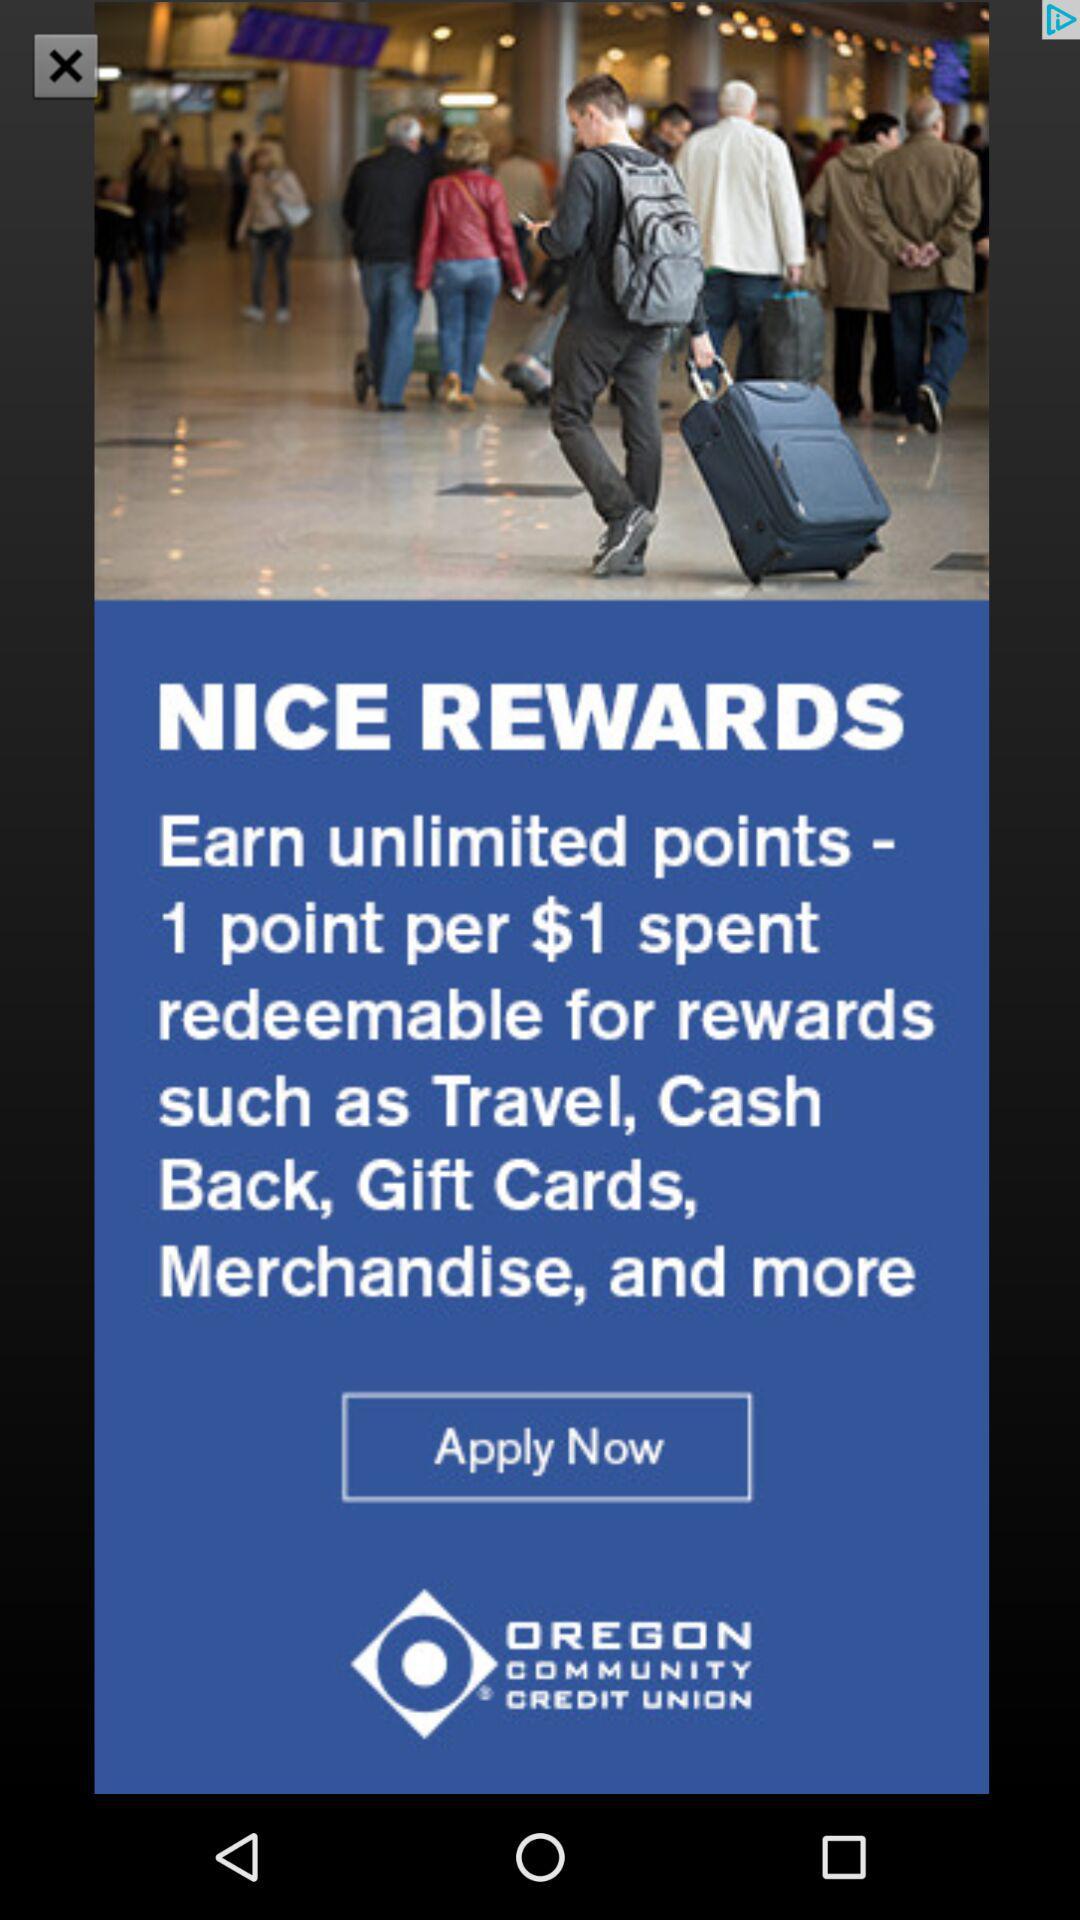 The height and width of the screenshot is (1920, 1080). Describe the element at coordinates (64, 70) in the screenshot. I see `the close icon` at that location.